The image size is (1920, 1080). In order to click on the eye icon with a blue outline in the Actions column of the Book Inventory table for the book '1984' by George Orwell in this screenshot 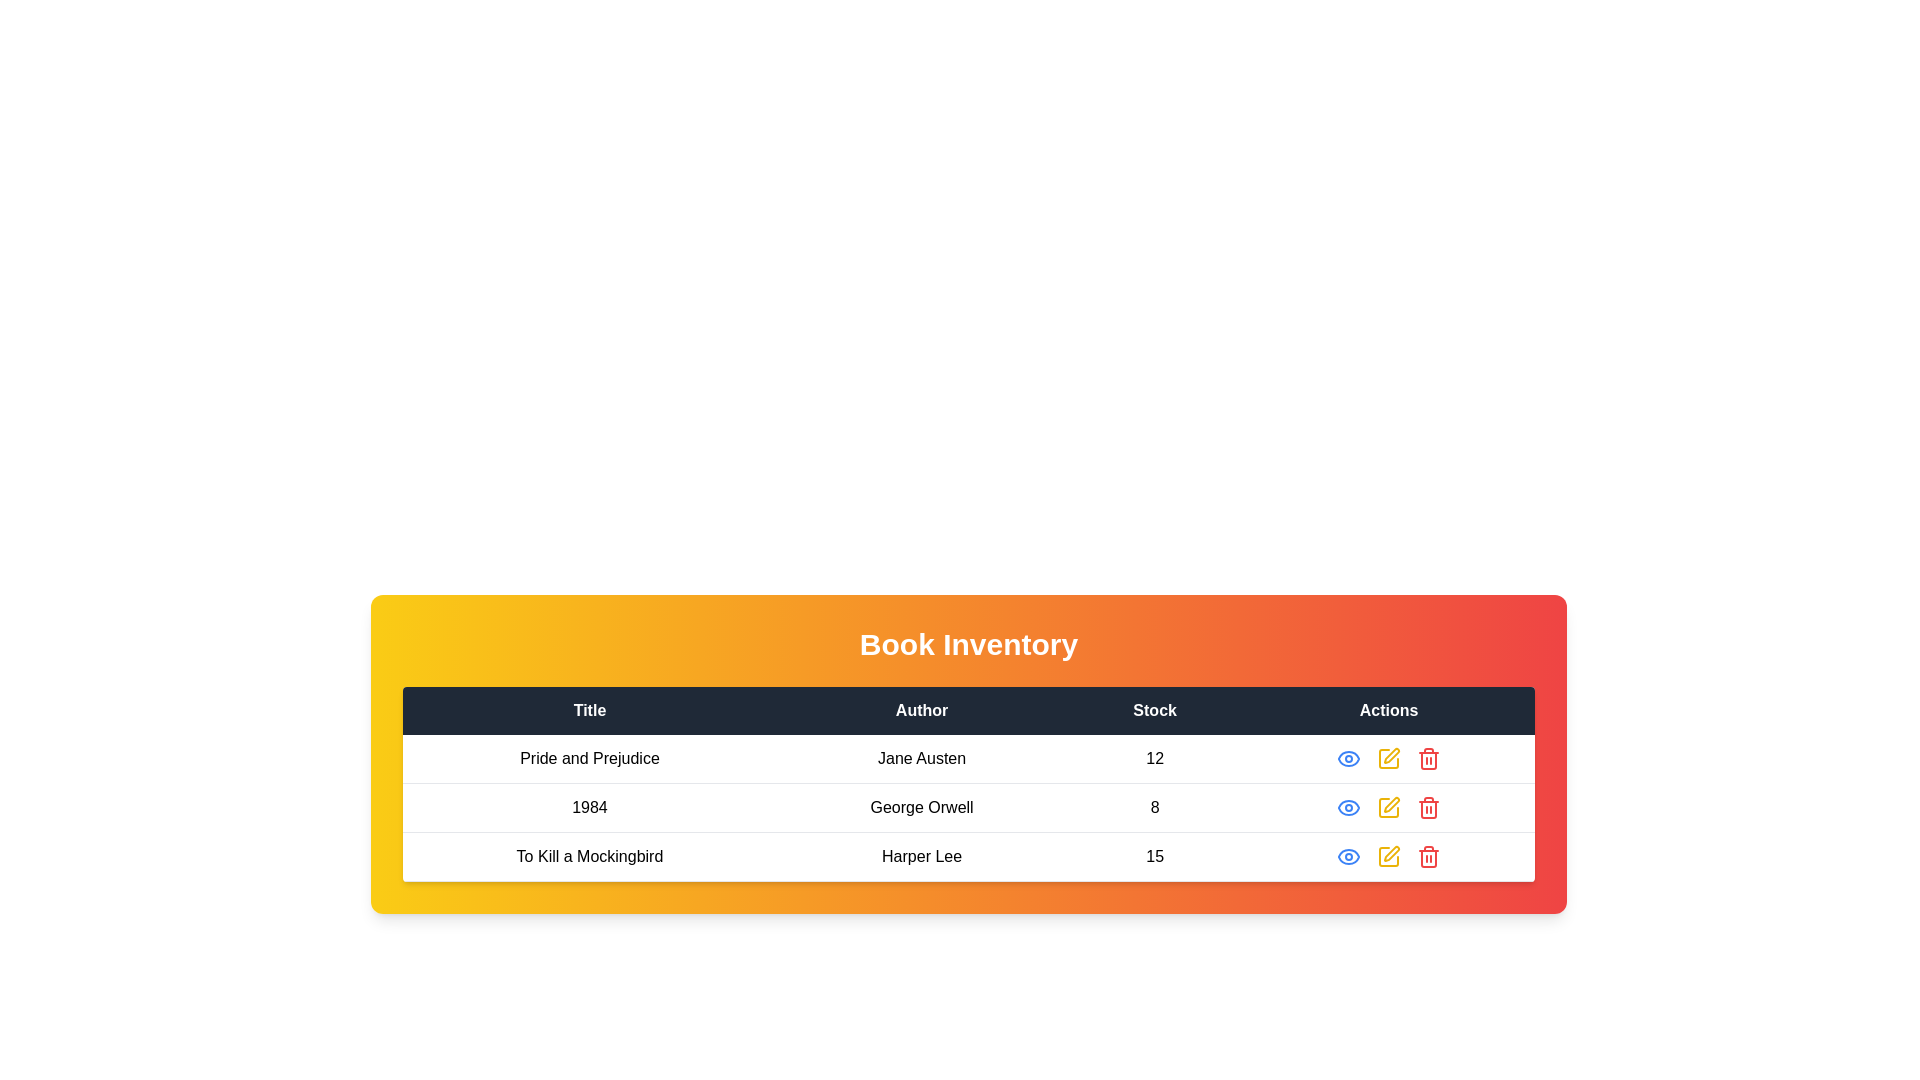, I will do `click(1348, 855)`.